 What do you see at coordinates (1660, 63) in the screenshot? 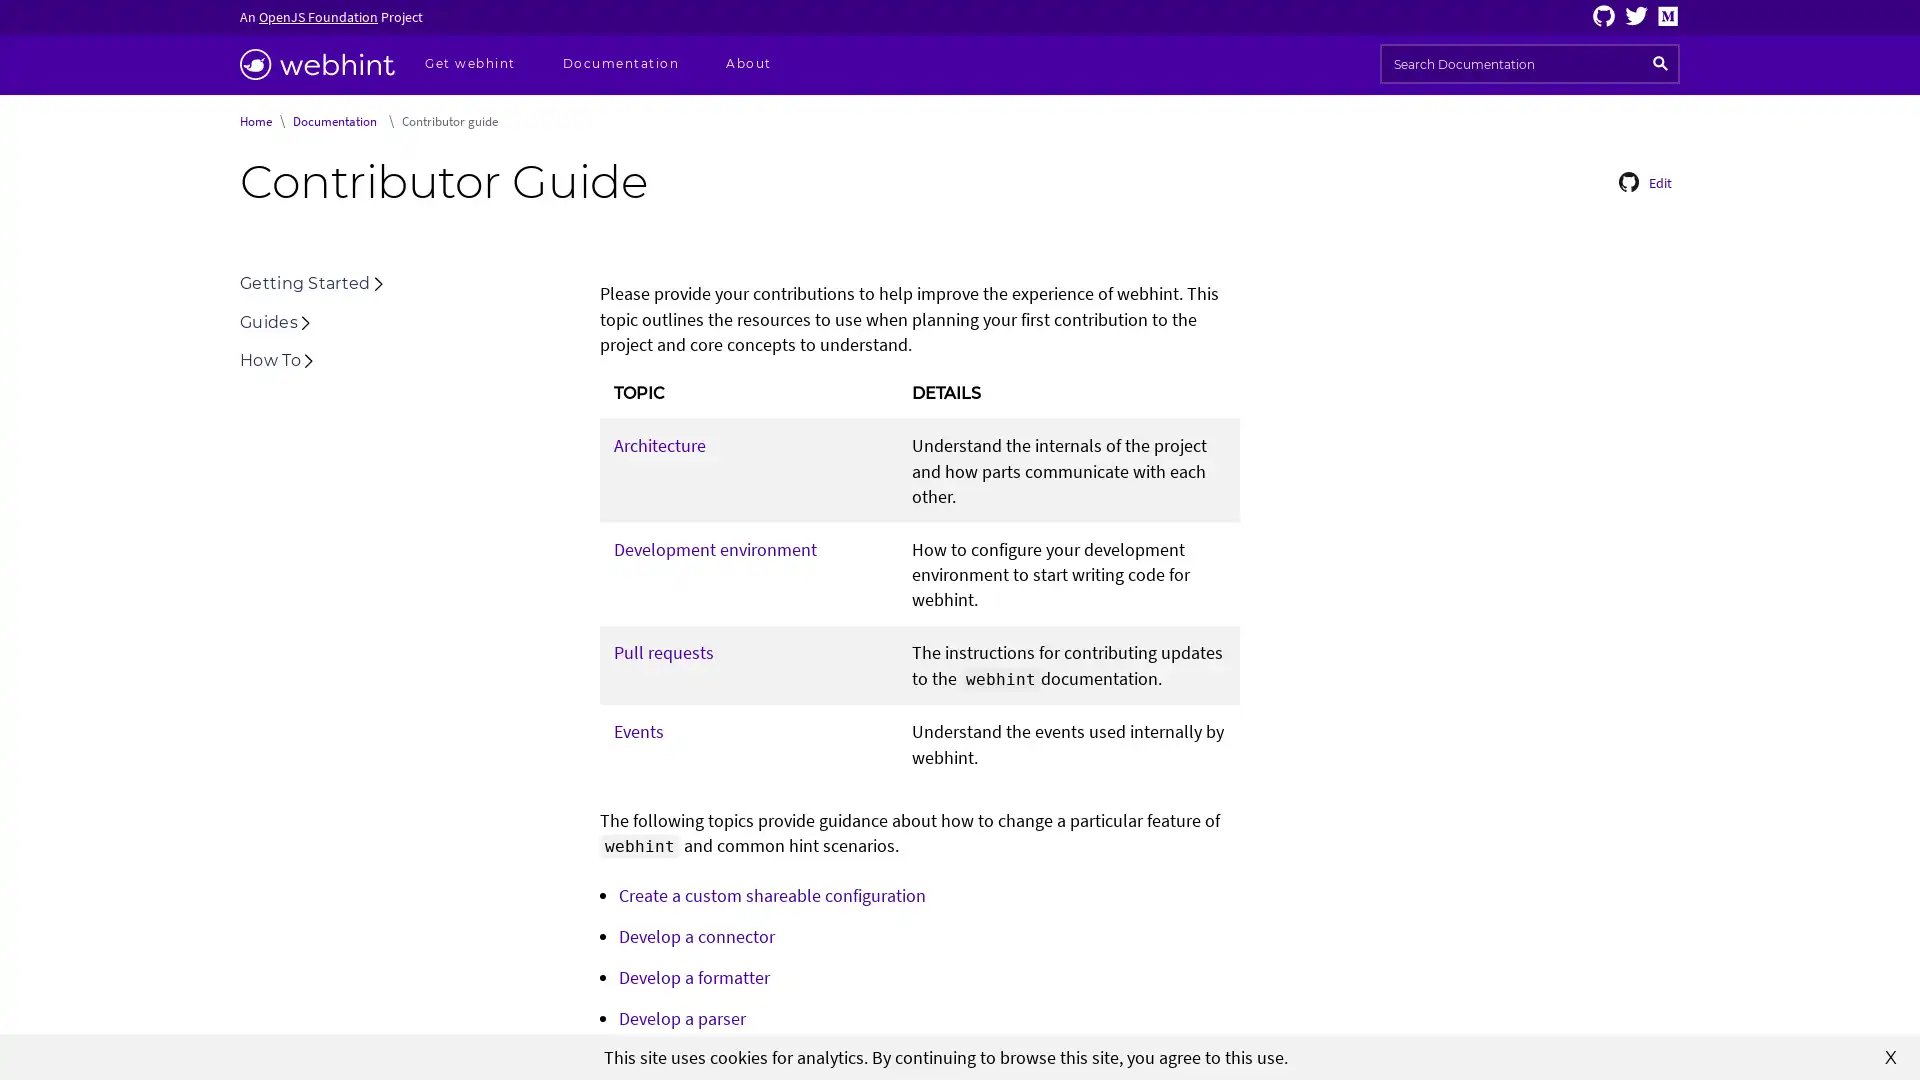
I see `search` at bounding box center [1660, 63].